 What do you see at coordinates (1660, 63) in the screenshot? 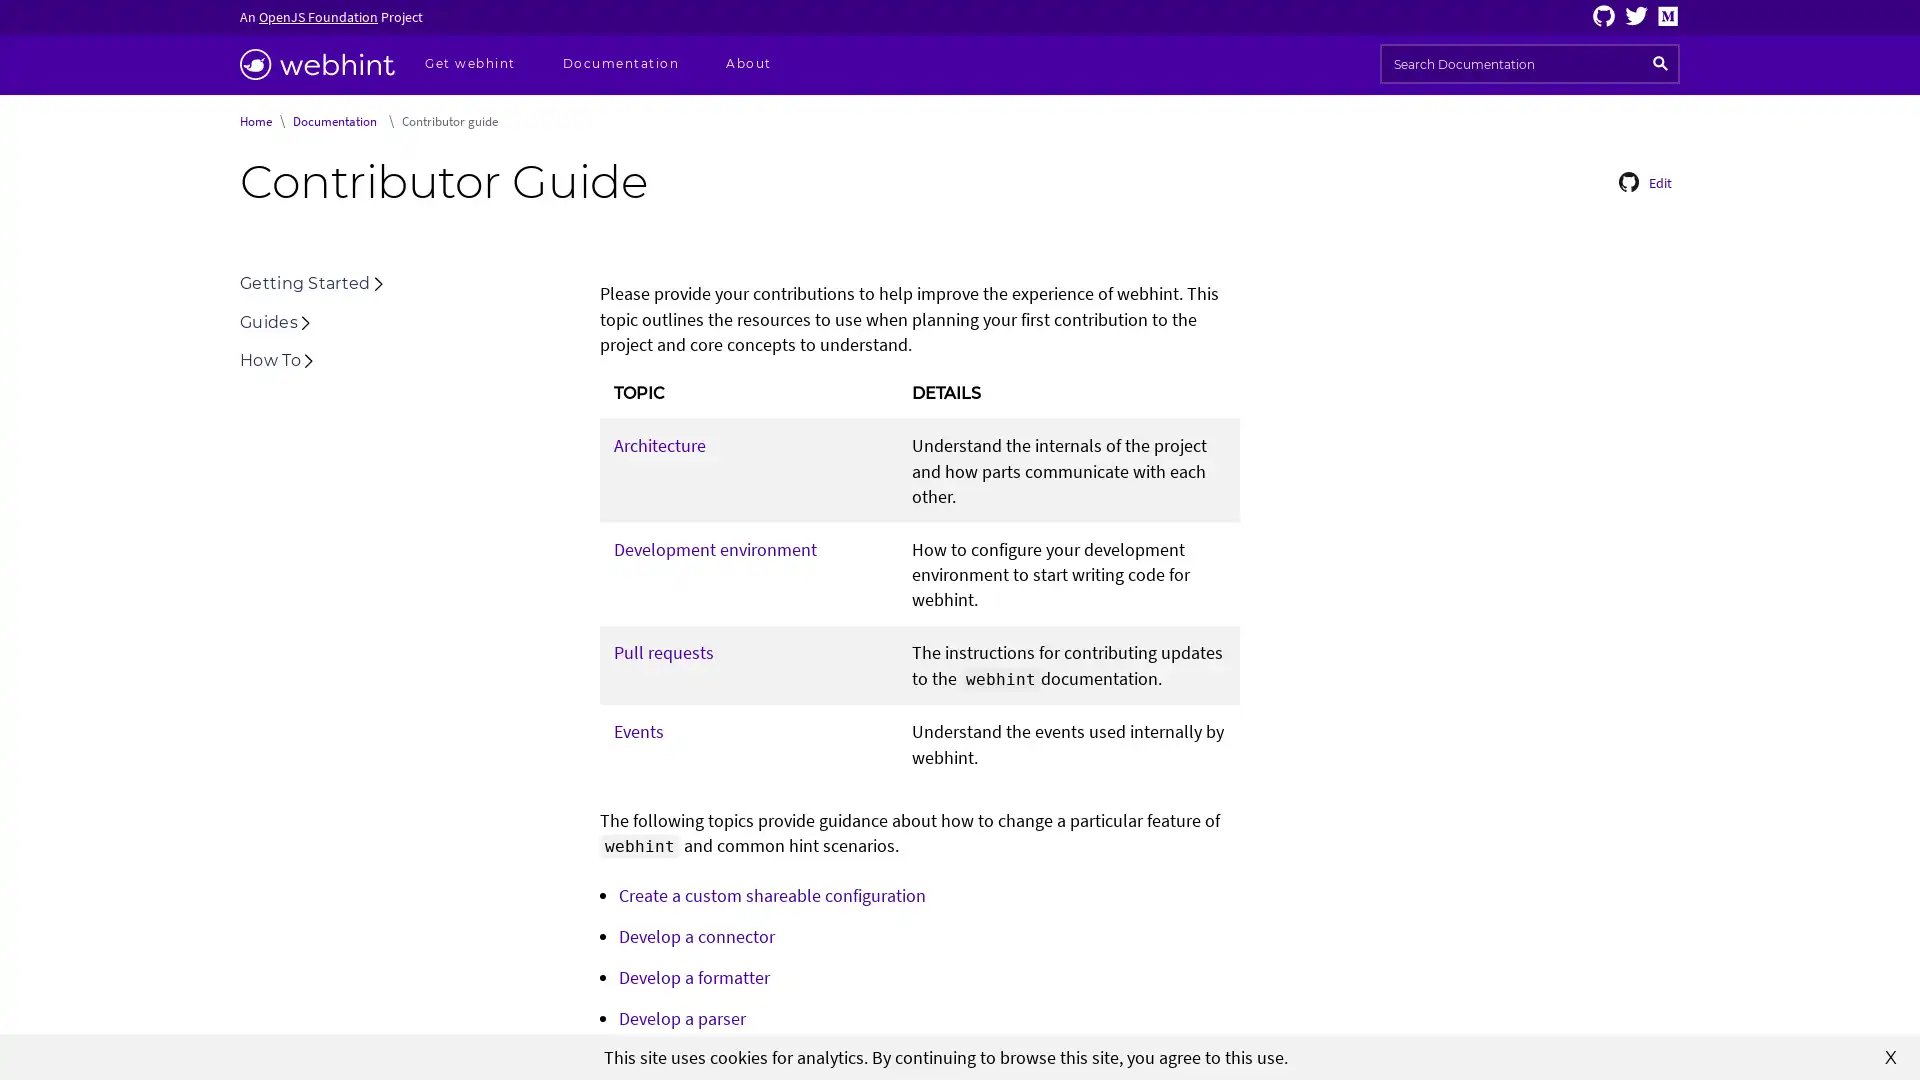
I see `search` at bounding box center [1660, 63].